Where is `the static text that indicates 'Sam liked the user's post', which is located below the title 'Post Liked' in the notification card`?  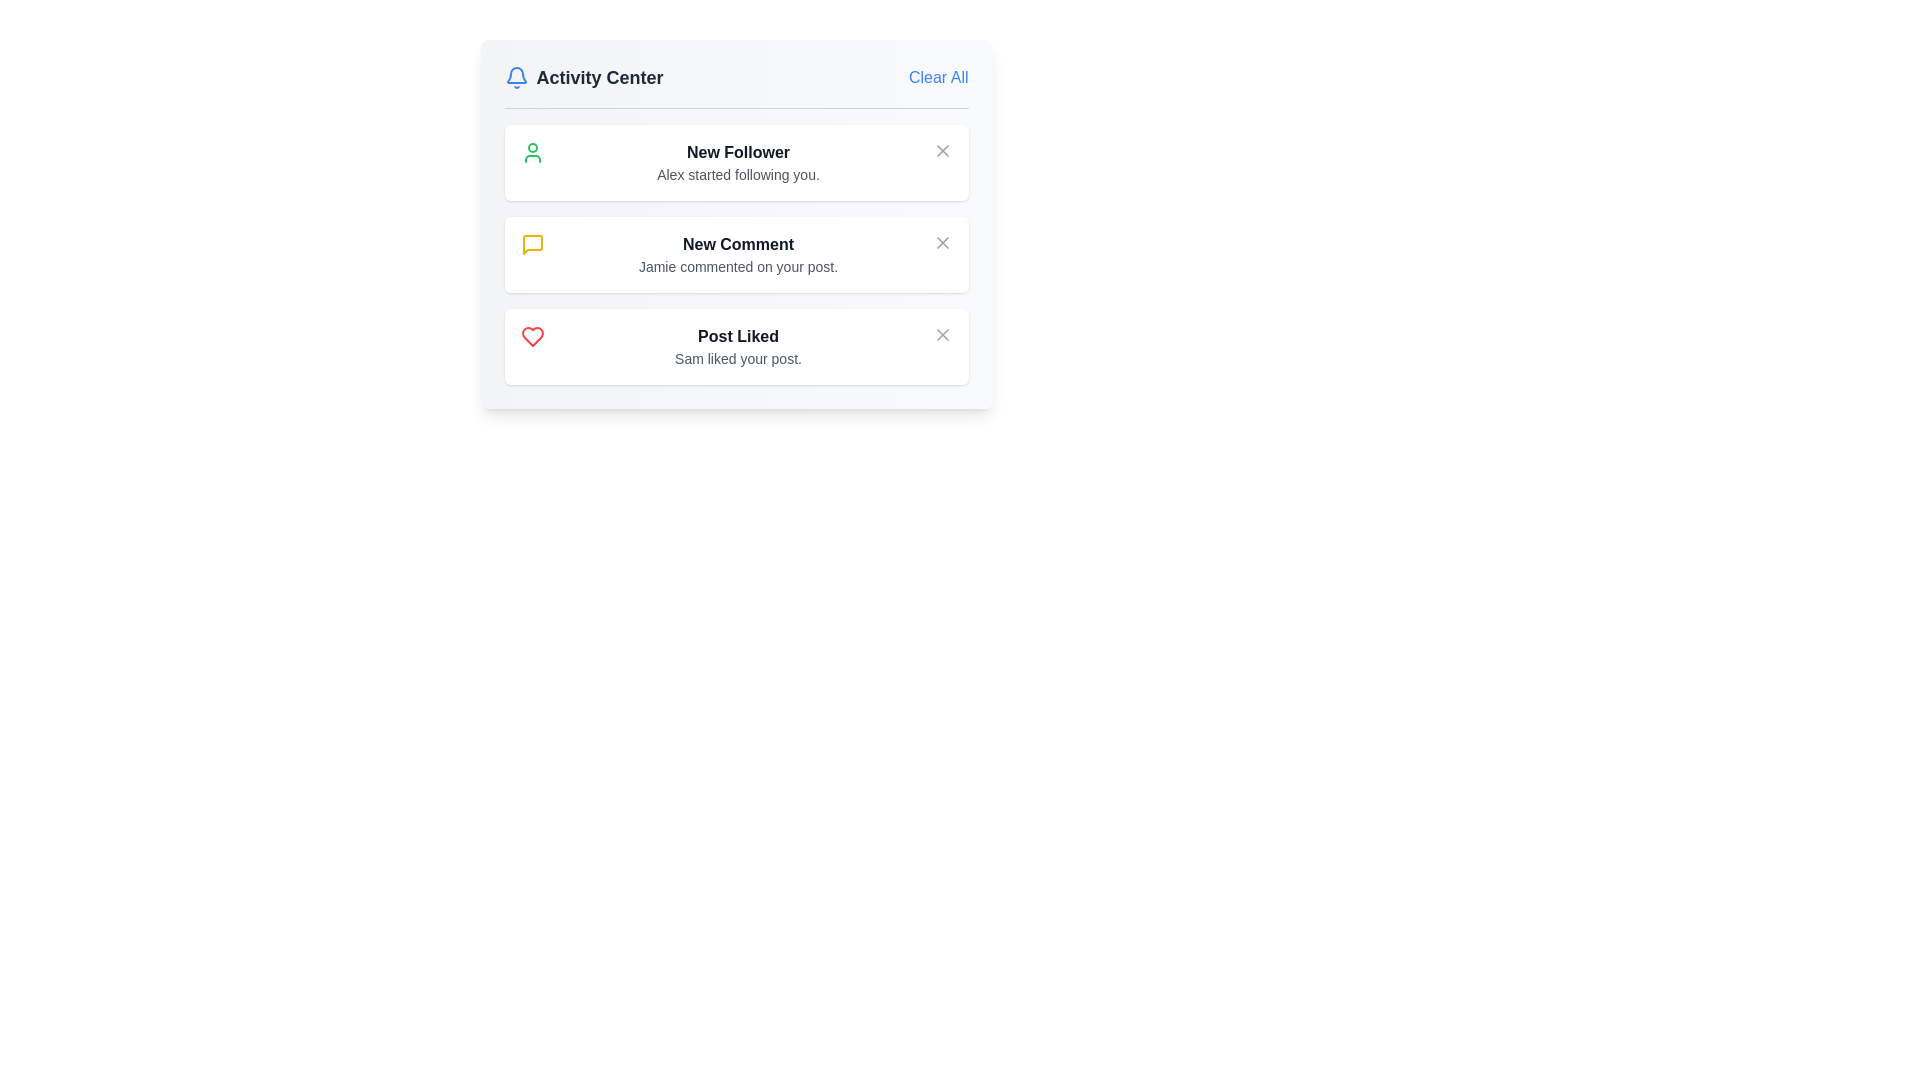 the static text that indicates 'Sam liked the user's post', which is located below the title 'Post Liked' in the notification card is located at coordinates (737, 357).